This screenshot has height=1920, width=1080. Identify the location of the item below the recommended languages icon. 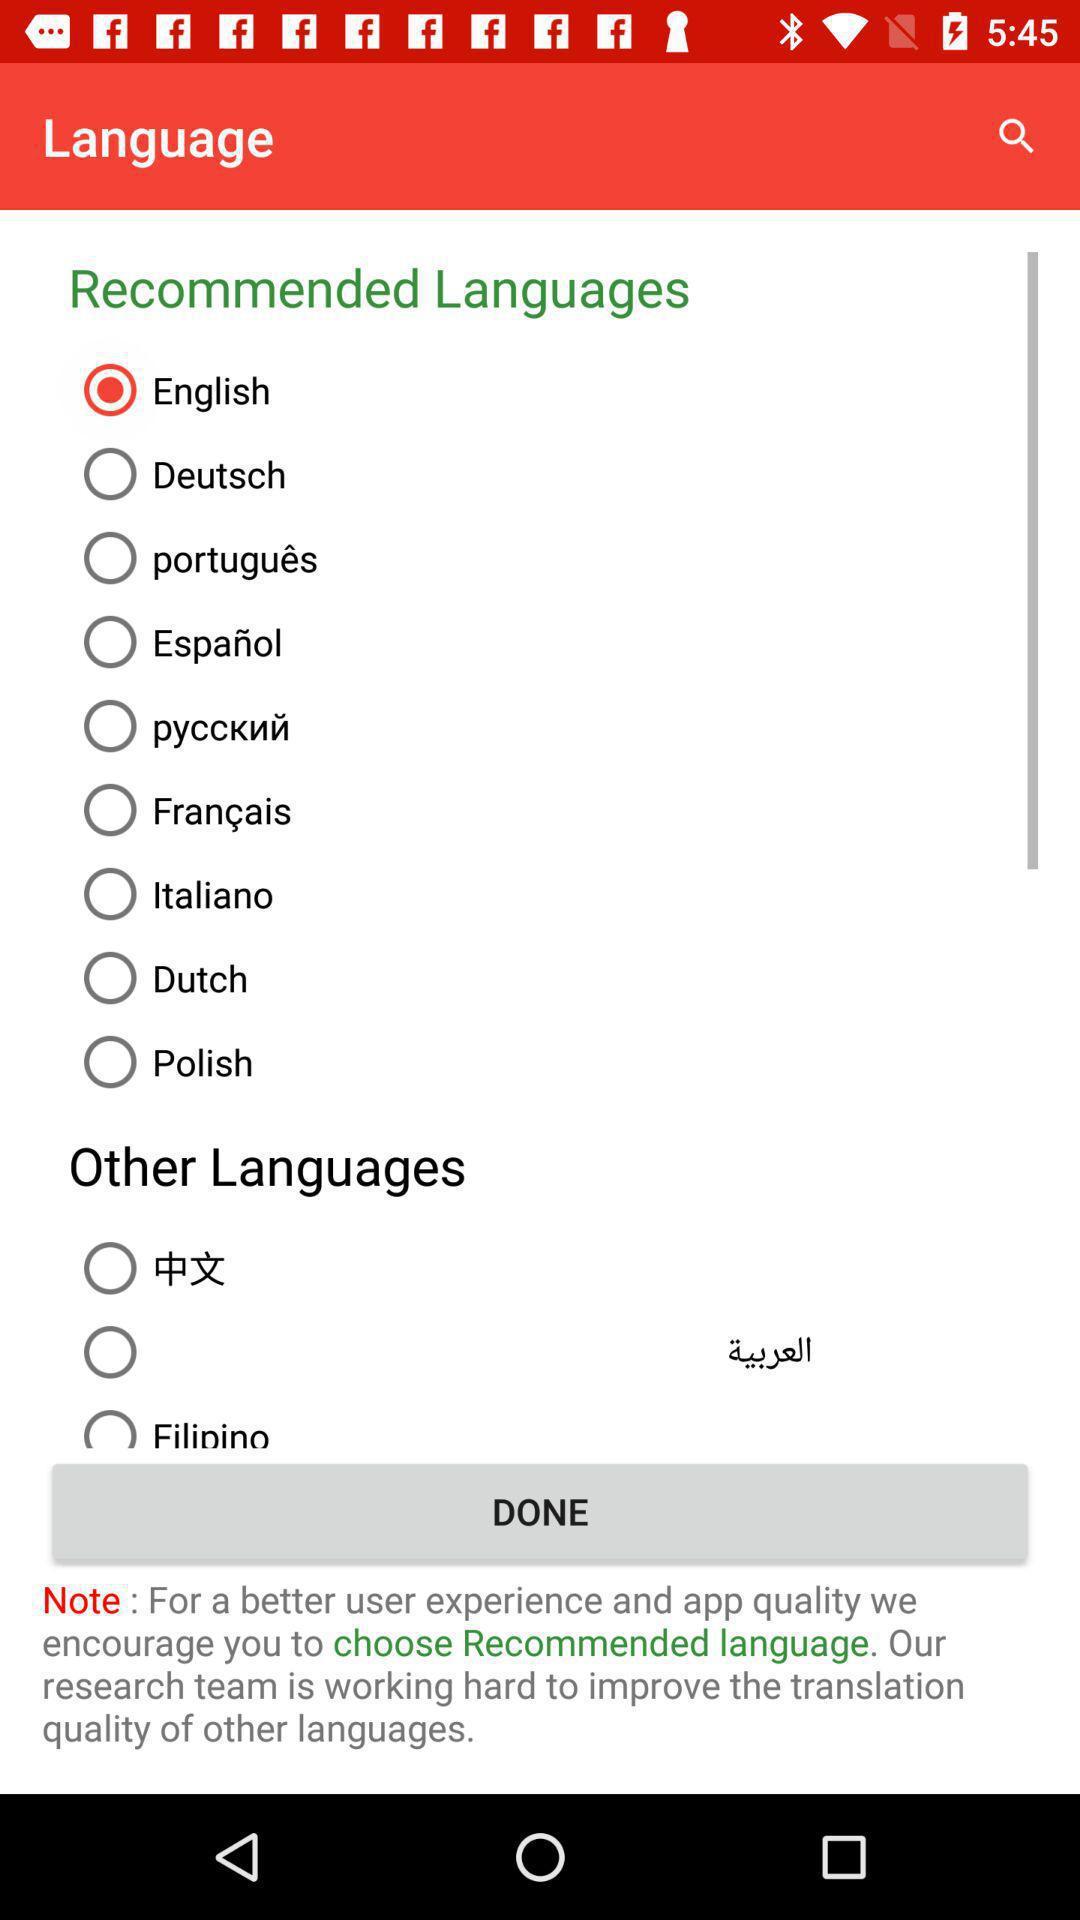
(553, 389).